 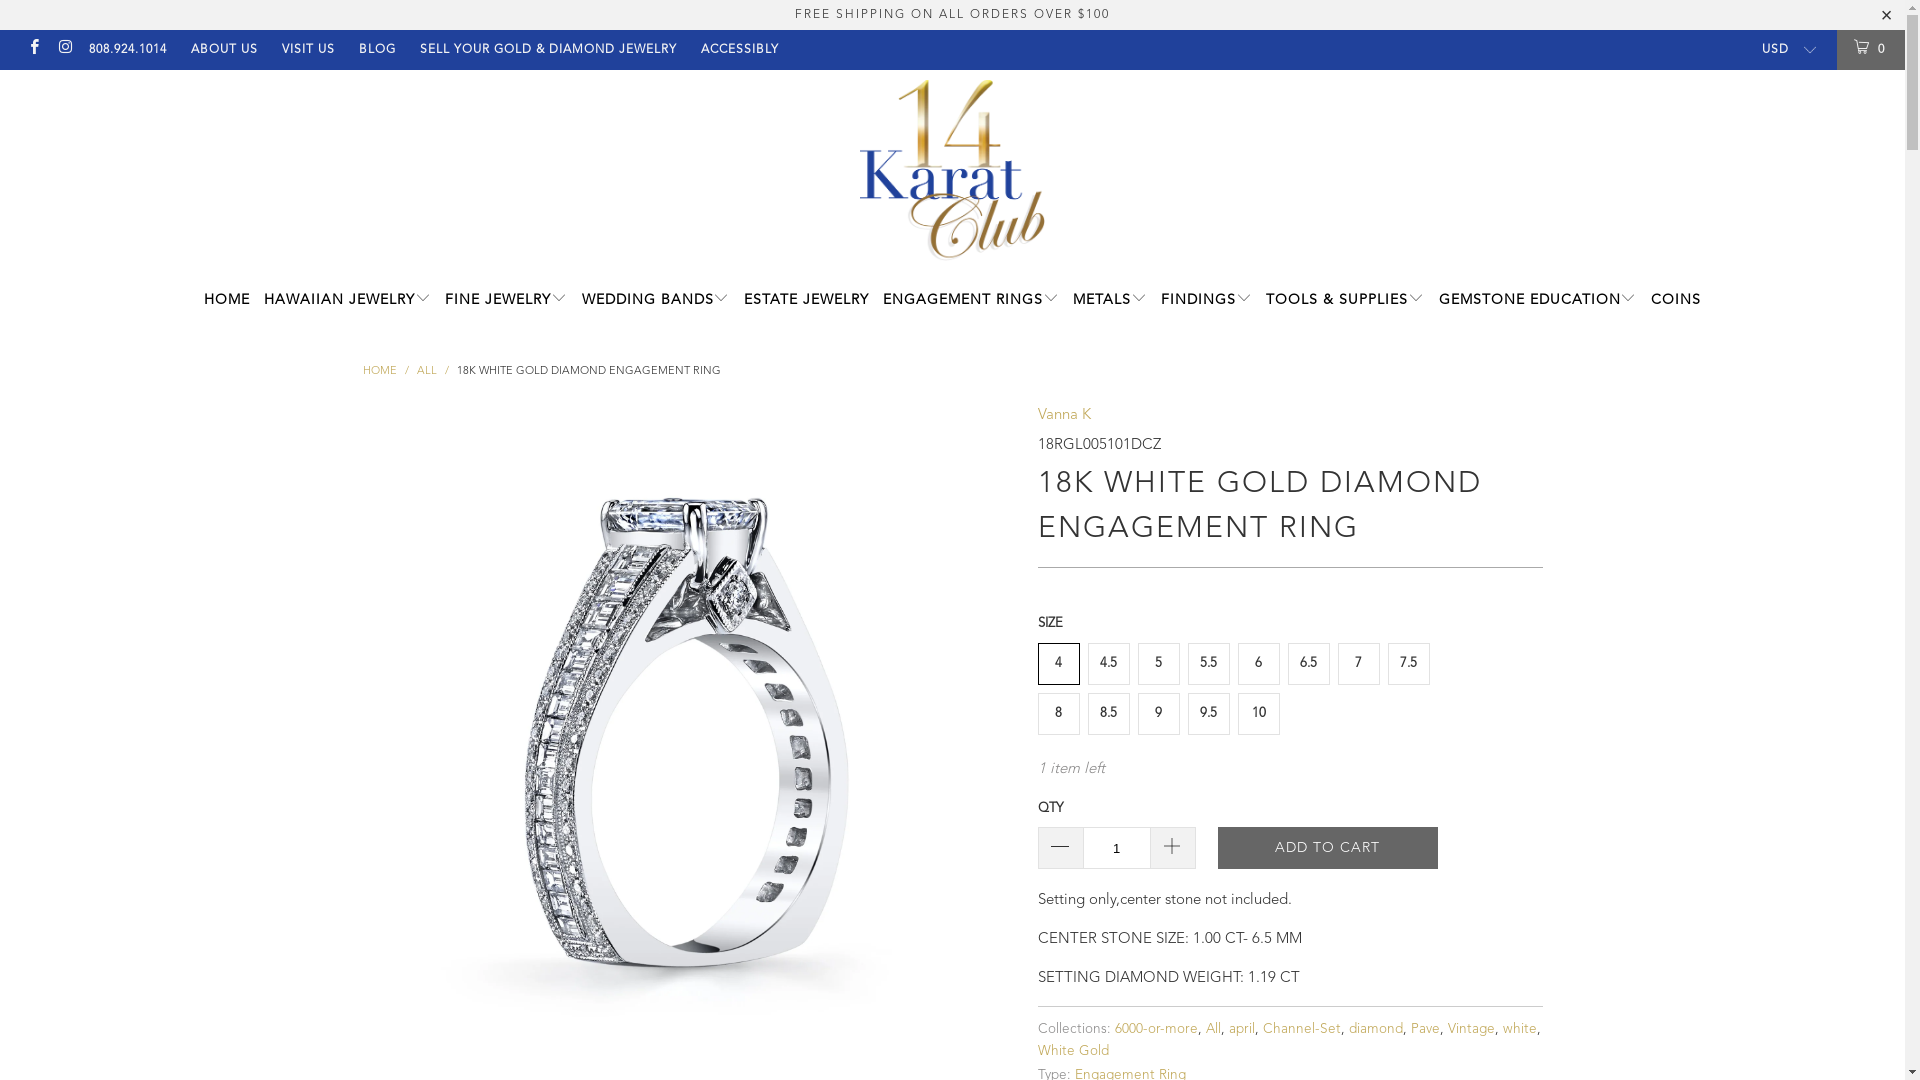 I want to click on 'HAWAIIAN JEWELRY', so click(x=347, y=300).